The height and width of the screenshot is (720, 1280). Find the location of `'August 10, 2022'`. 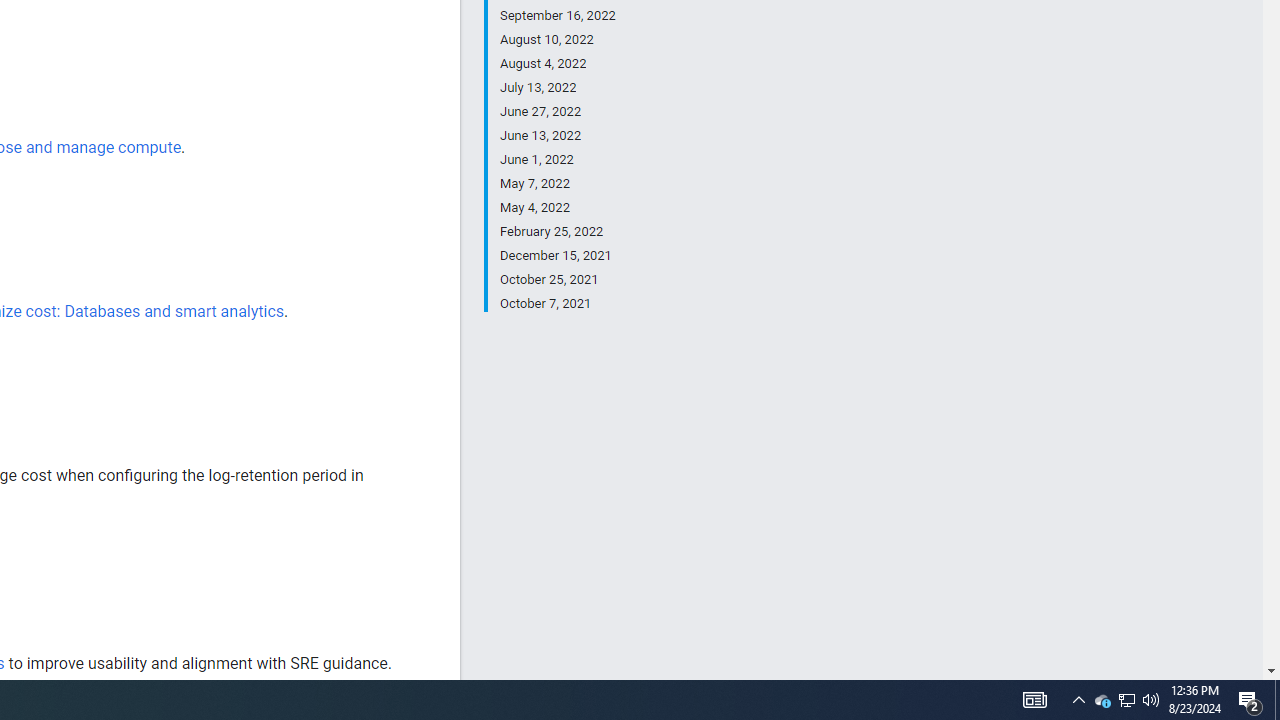

'August 10, 2022' is located at coordinates (557, 39).